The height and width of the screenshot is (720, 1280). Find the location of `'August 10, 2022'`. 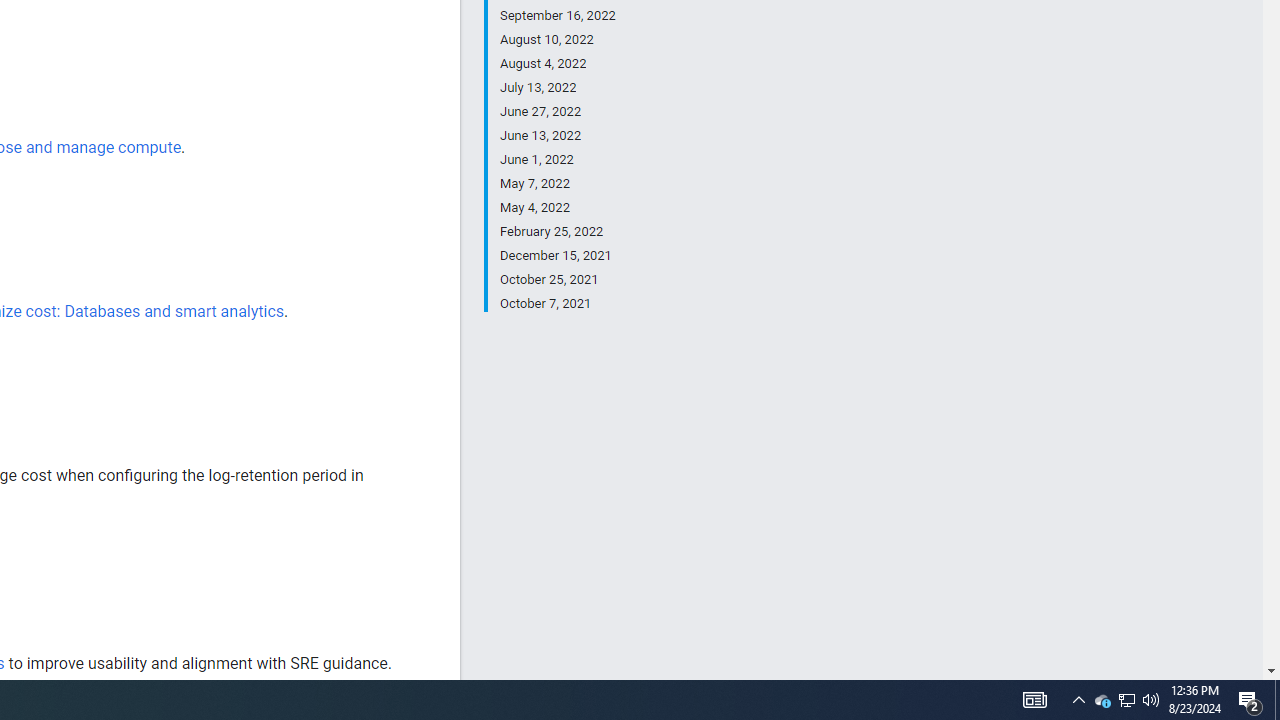

'August 10, 2022' is located at coordinates (557, 39).